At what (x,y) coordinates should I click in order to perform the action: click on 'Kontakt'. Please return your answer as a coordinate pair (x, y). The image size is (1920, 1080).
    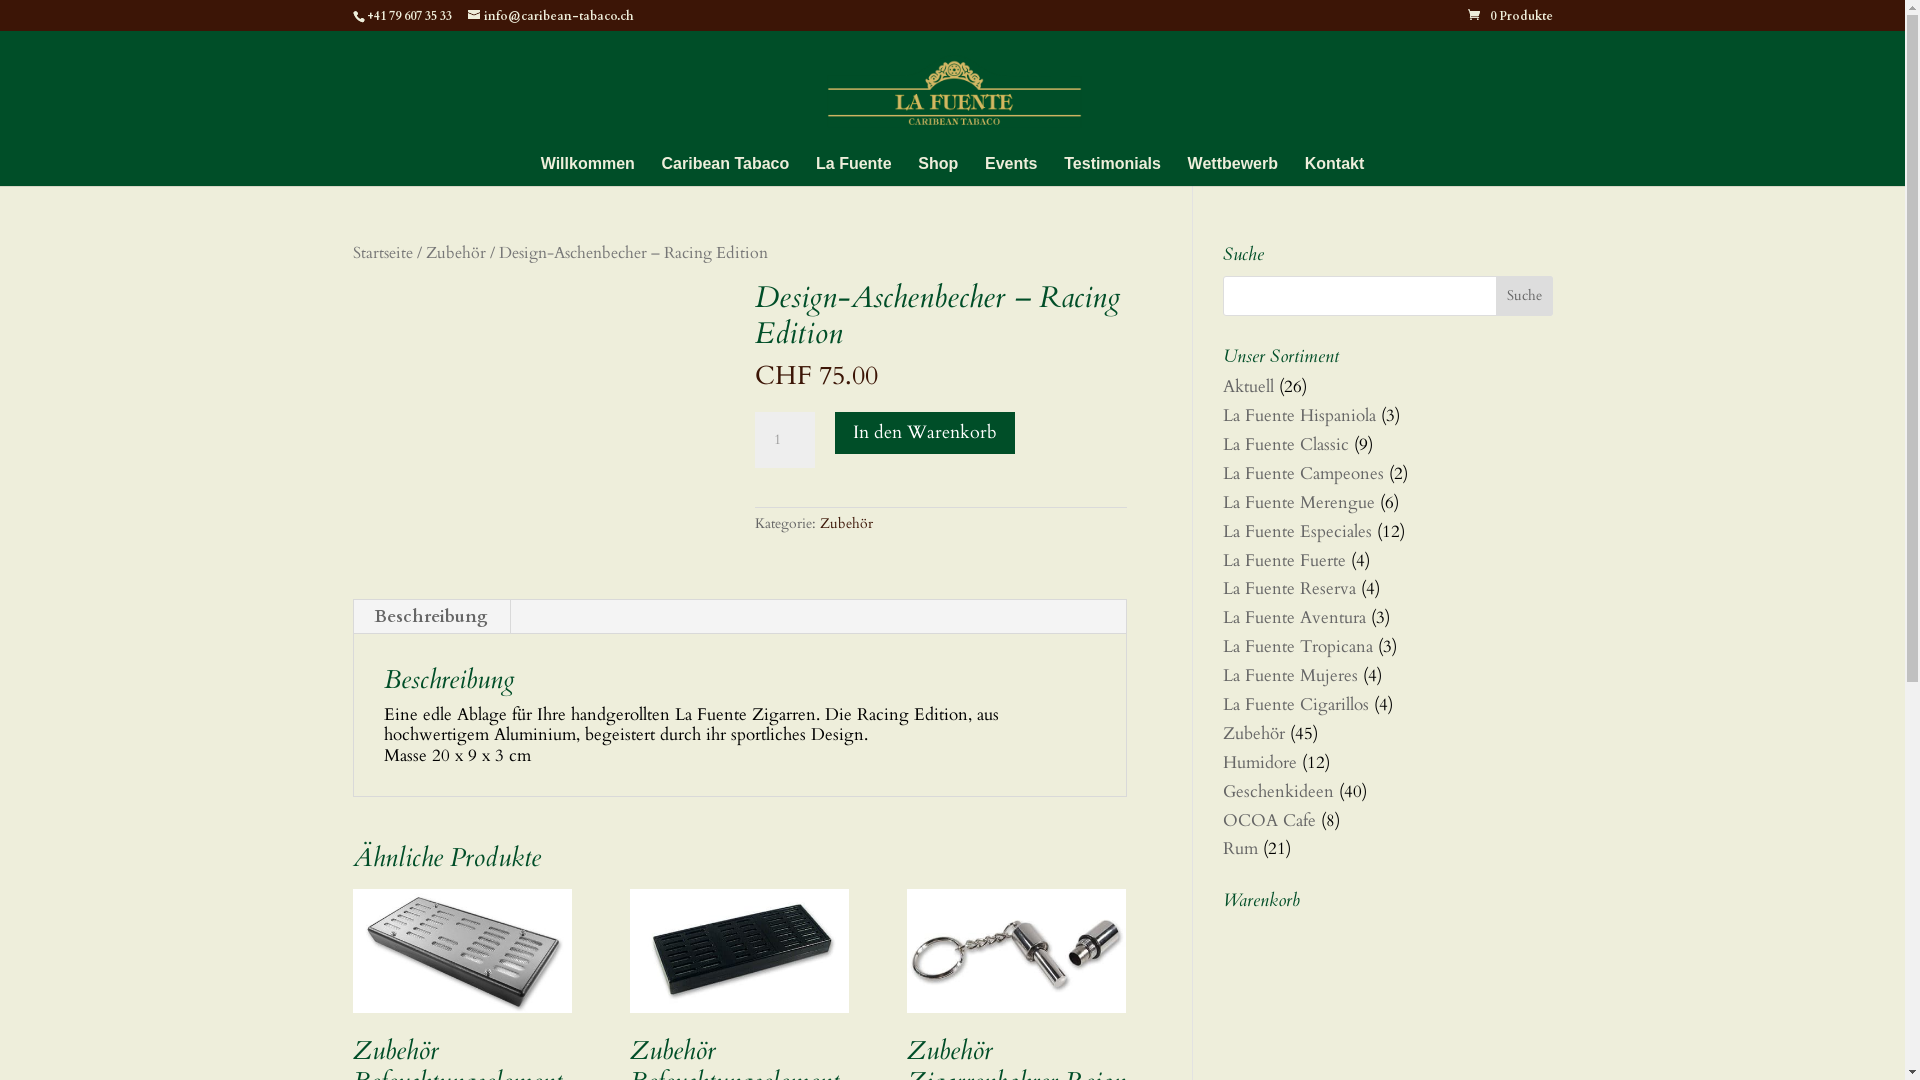
    Looking at the image, I should click on (1334, 170).